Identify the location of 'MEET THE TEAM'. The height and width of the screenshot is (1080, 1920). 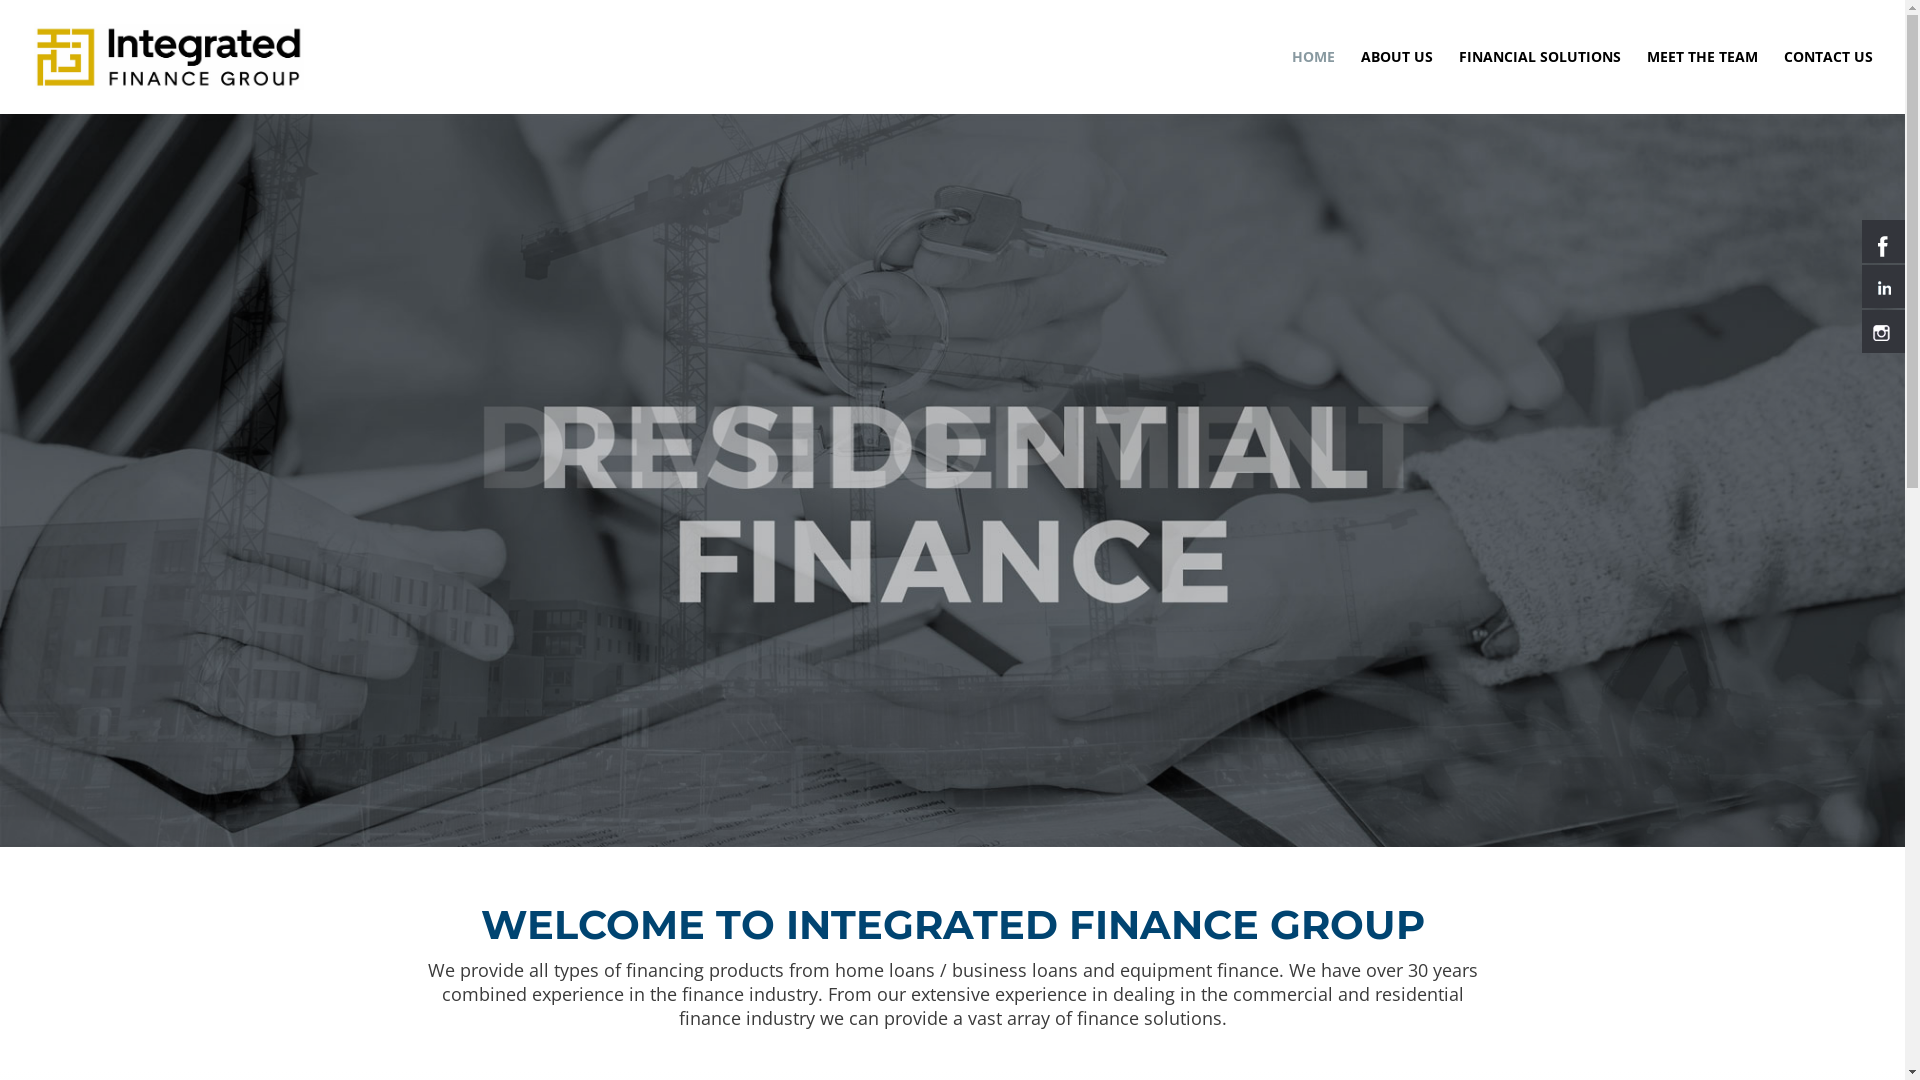
(1701, 80).